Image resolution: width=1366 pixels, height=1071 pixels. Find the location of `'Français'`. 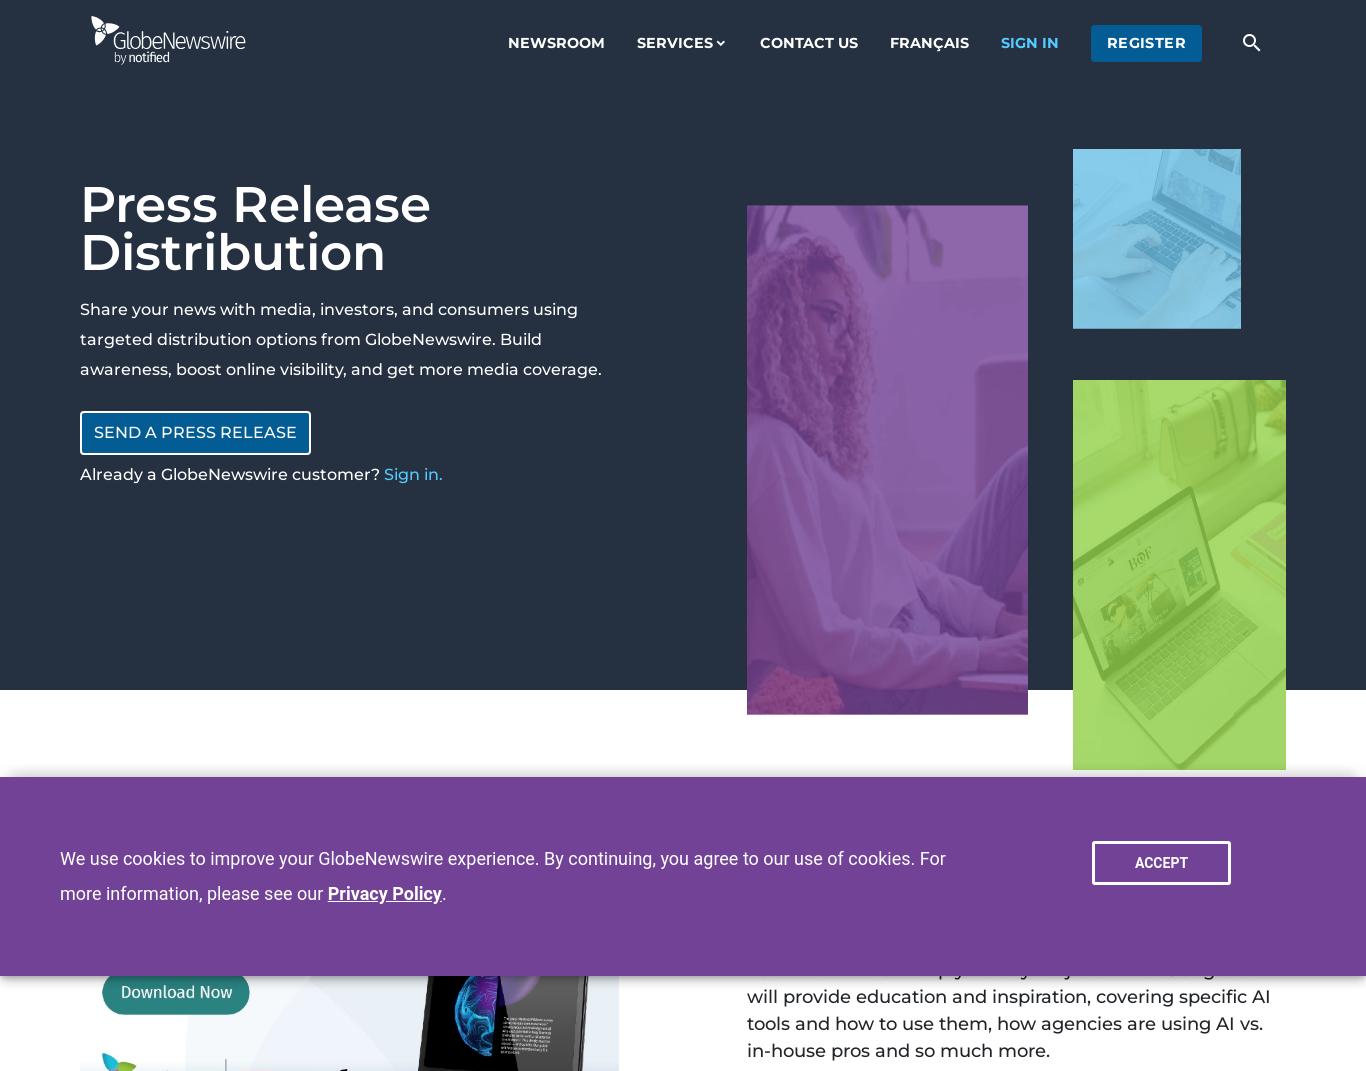

'Français' is located at coordinates (887, 40).